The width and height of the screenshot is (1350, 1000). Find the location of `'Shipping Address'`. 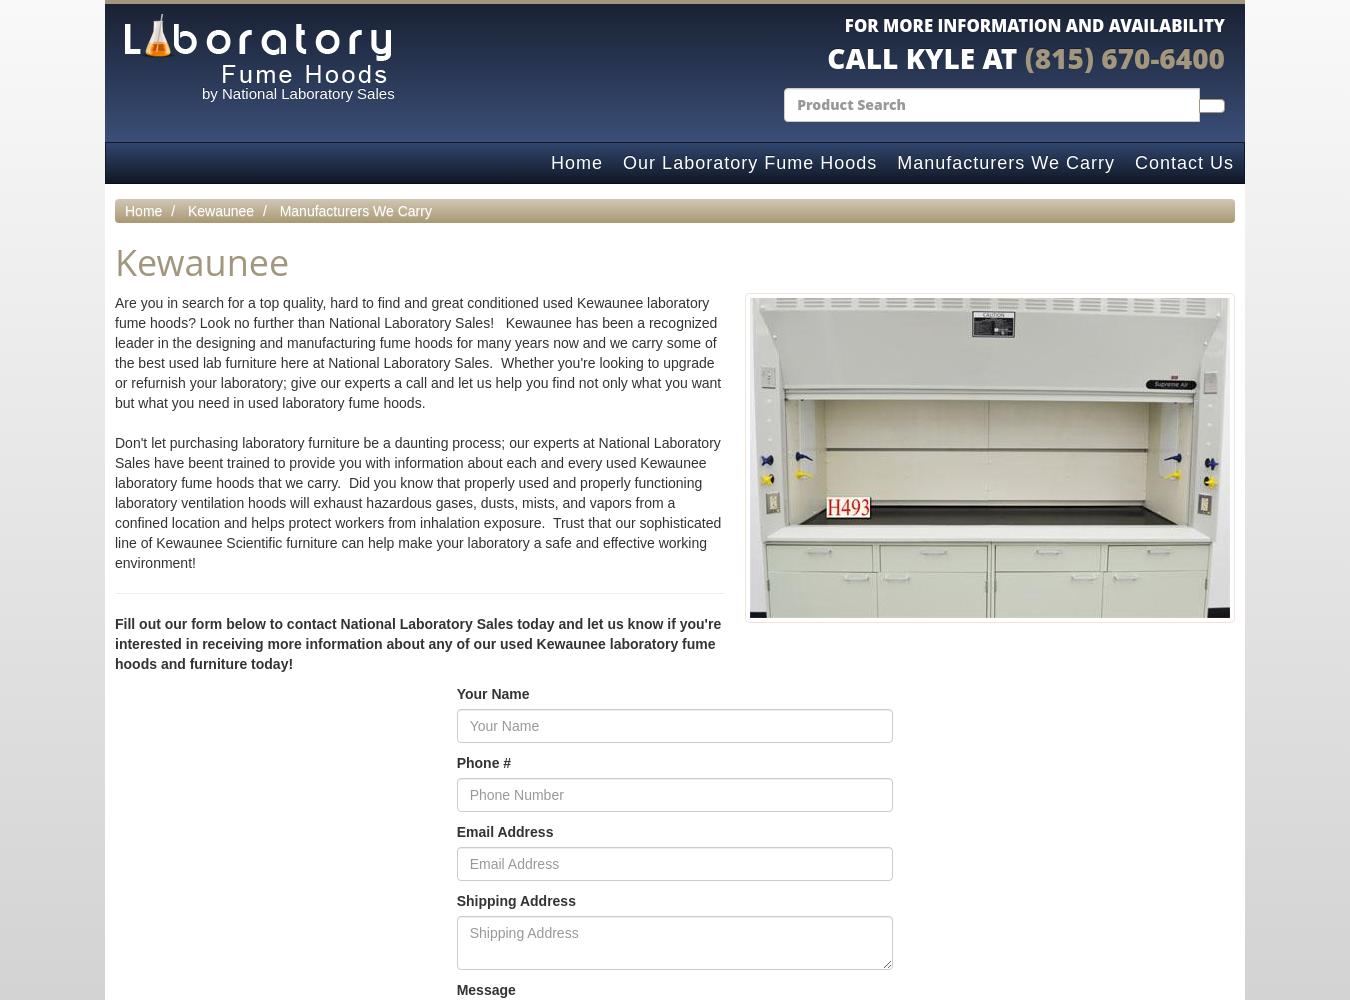

'Shipping Address' is located at coordinates (514, 900).